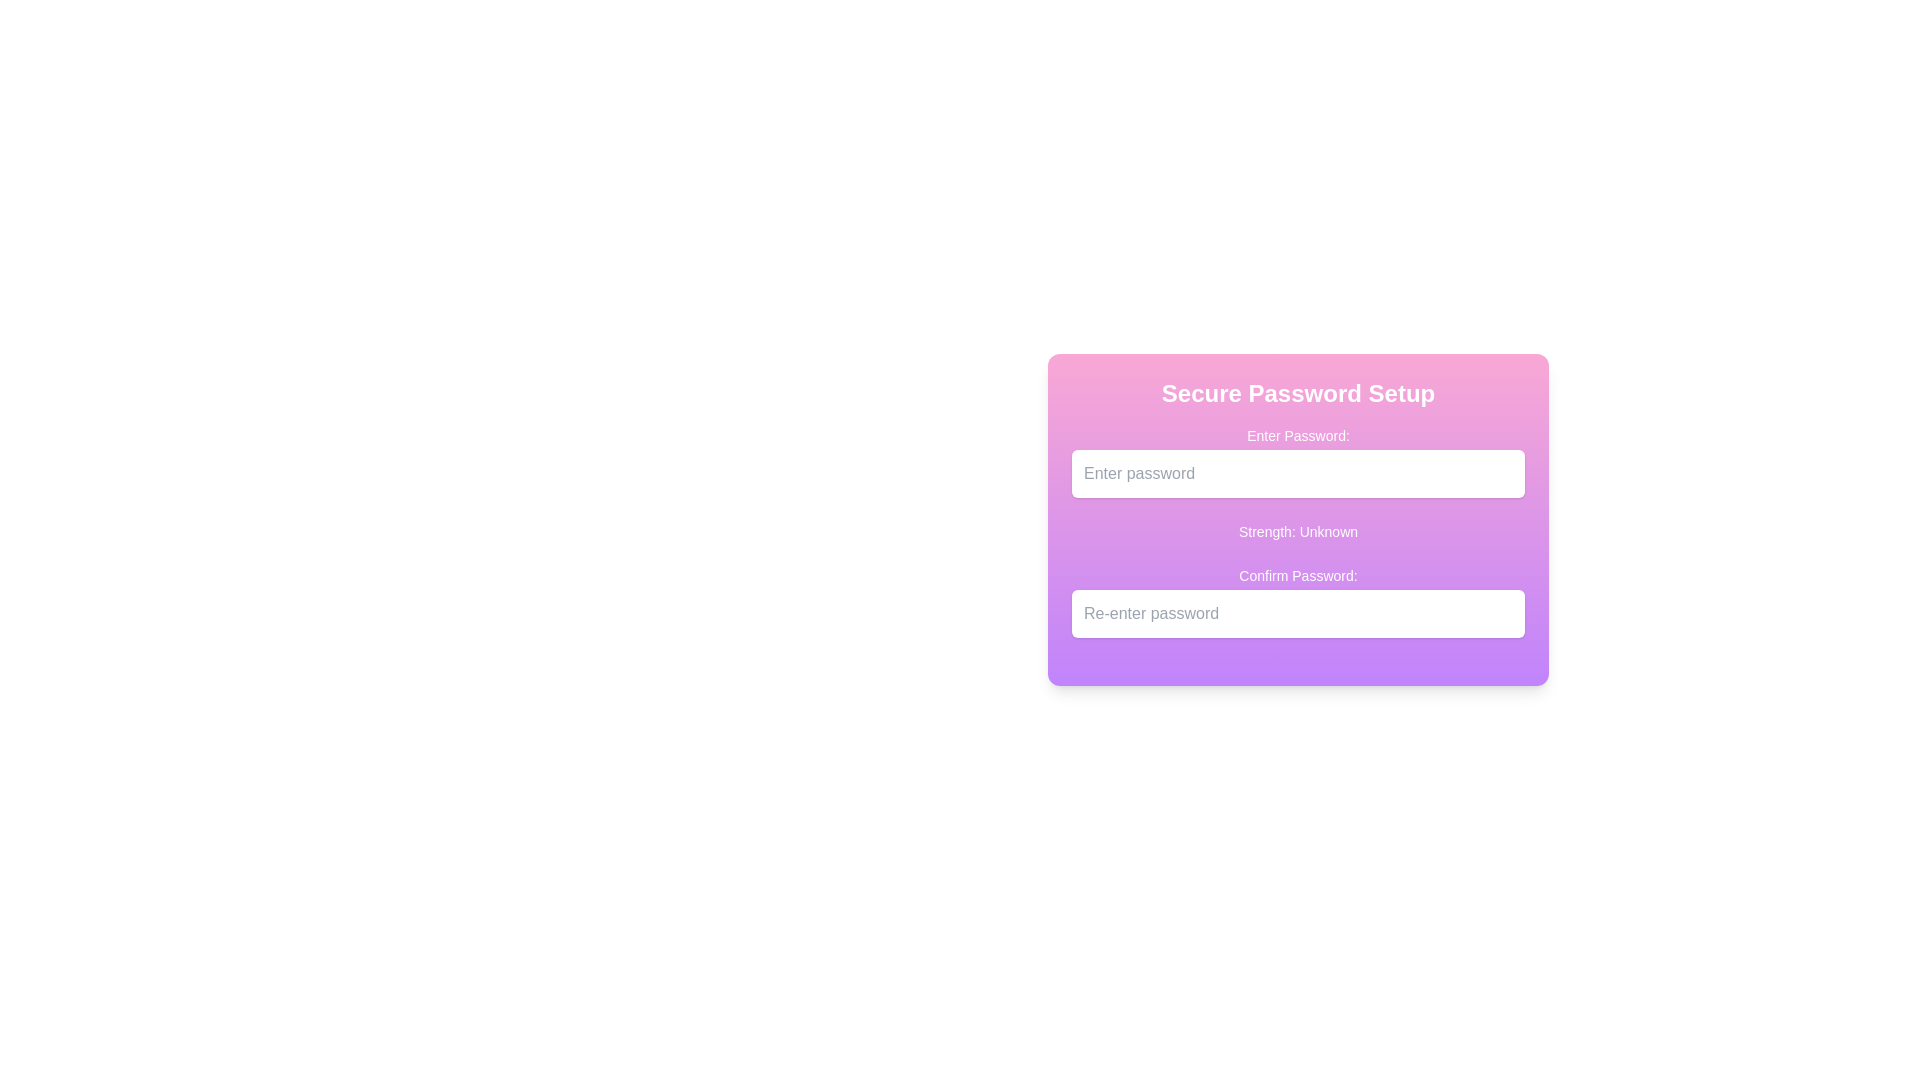  Describe the element at coordinates (1298, 575) in the screenshot. I see `the text label displaying 'Confirm Password:' which is positioned above the input field for re-entering the password` at that location.